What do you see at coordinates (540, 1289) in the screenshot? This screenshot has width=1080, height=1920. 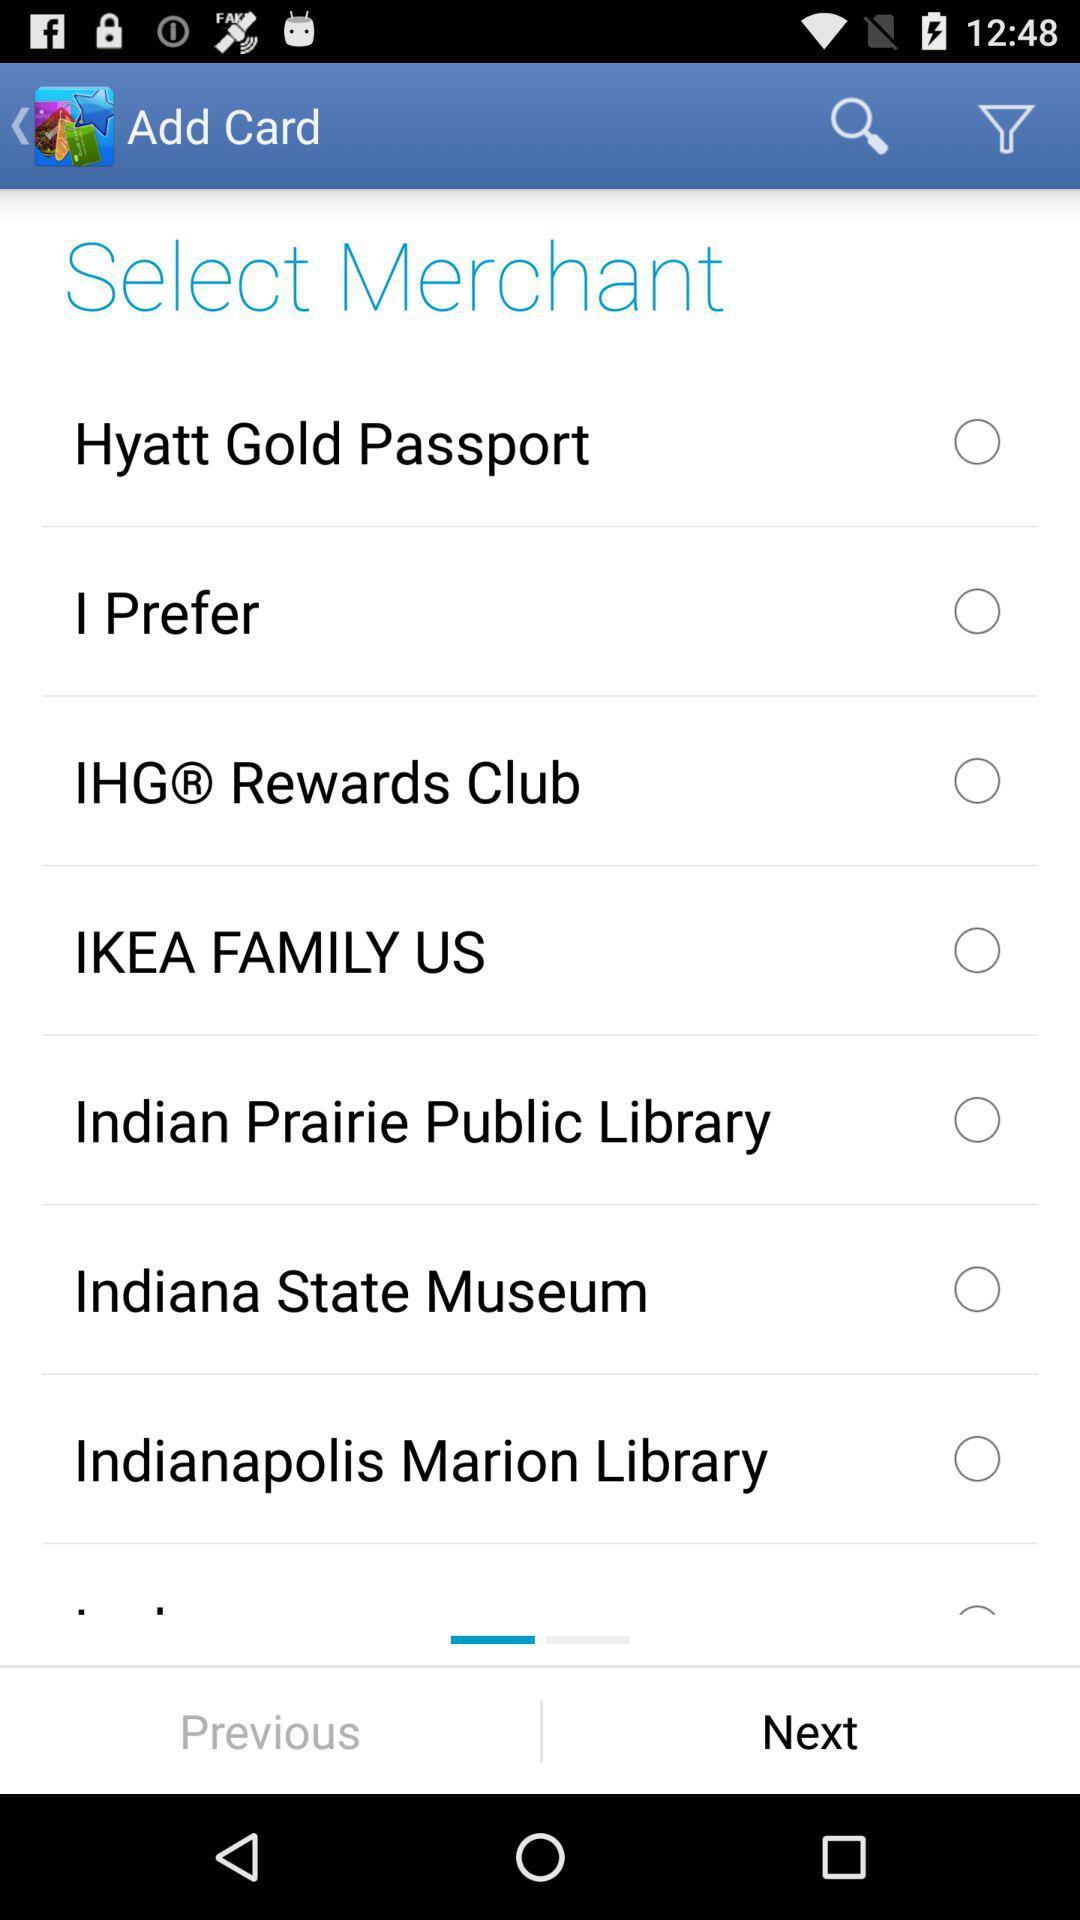 I see `the indiana state museum item` at bounding box center [540, 1289].